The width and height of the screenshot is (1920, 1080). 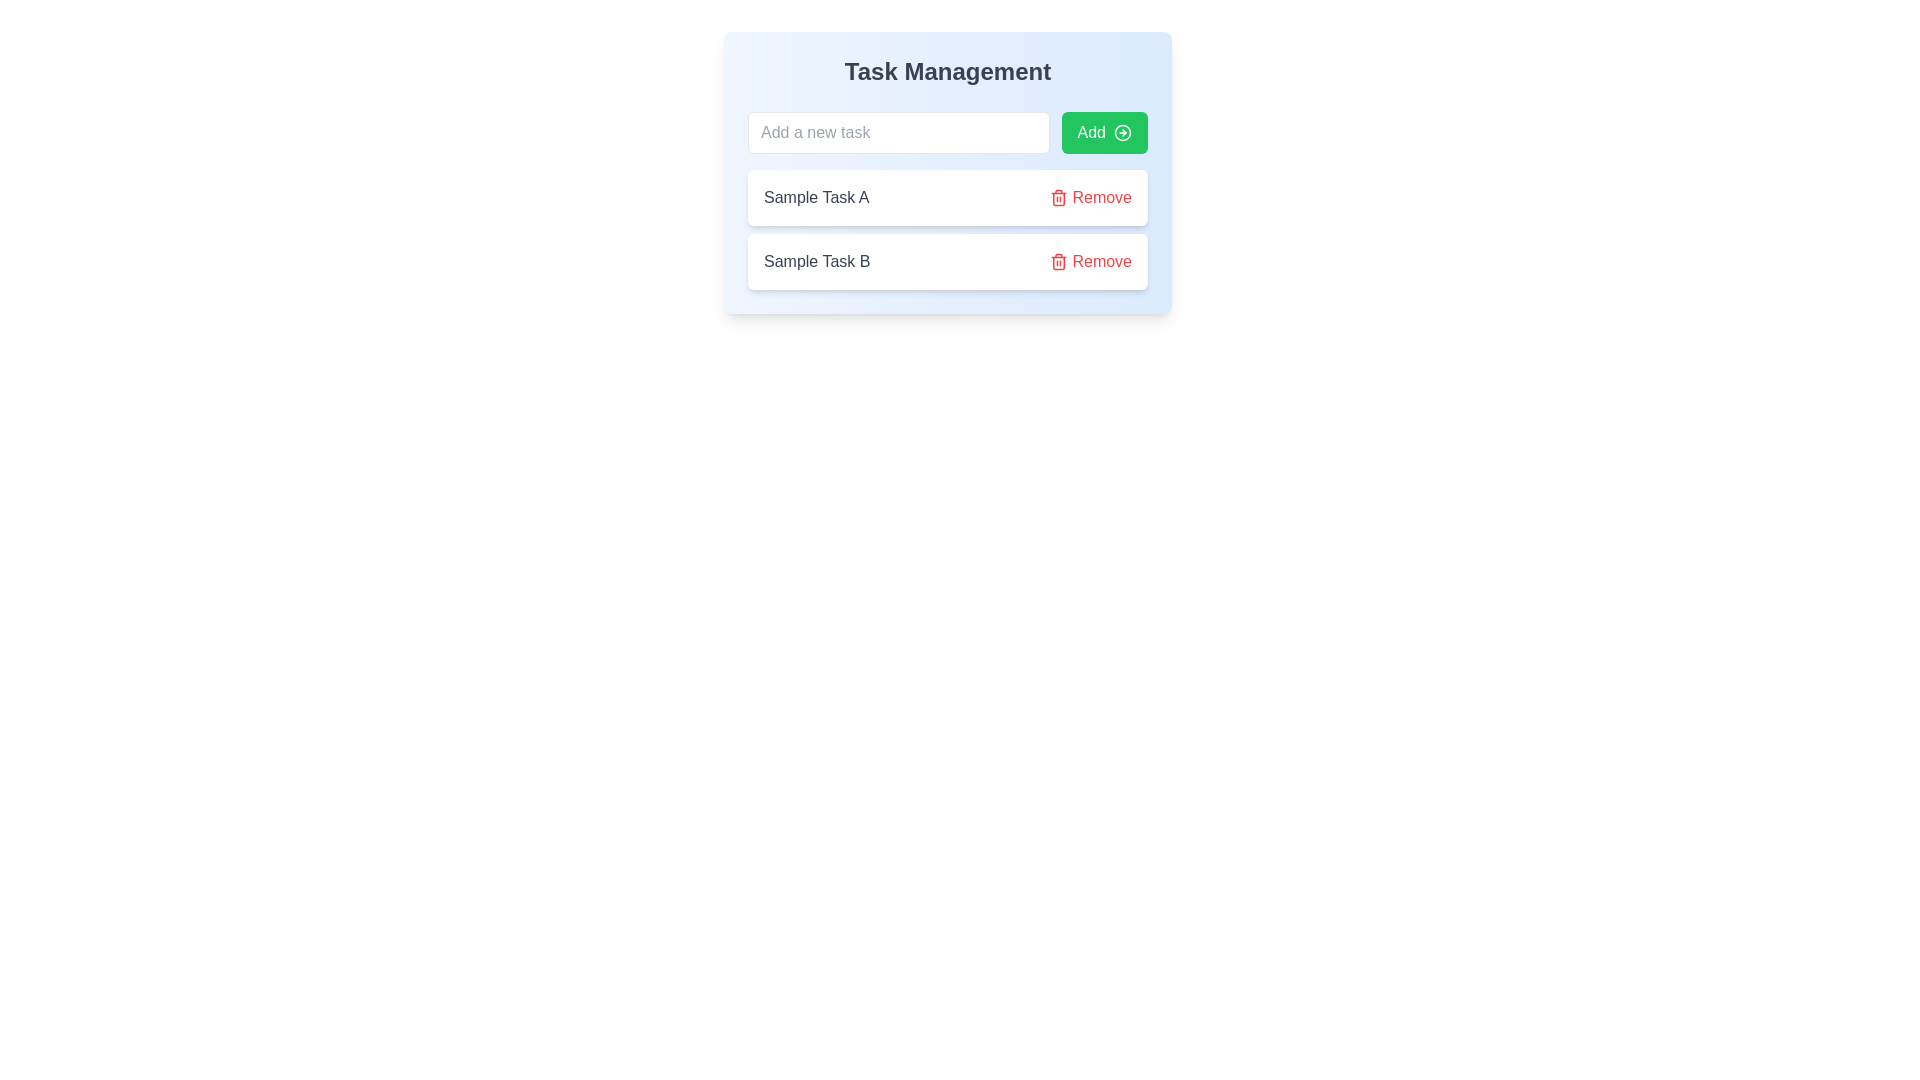 I want to click on the small icon inside the green button labeled 'Add', so click(x=1123, y=132).